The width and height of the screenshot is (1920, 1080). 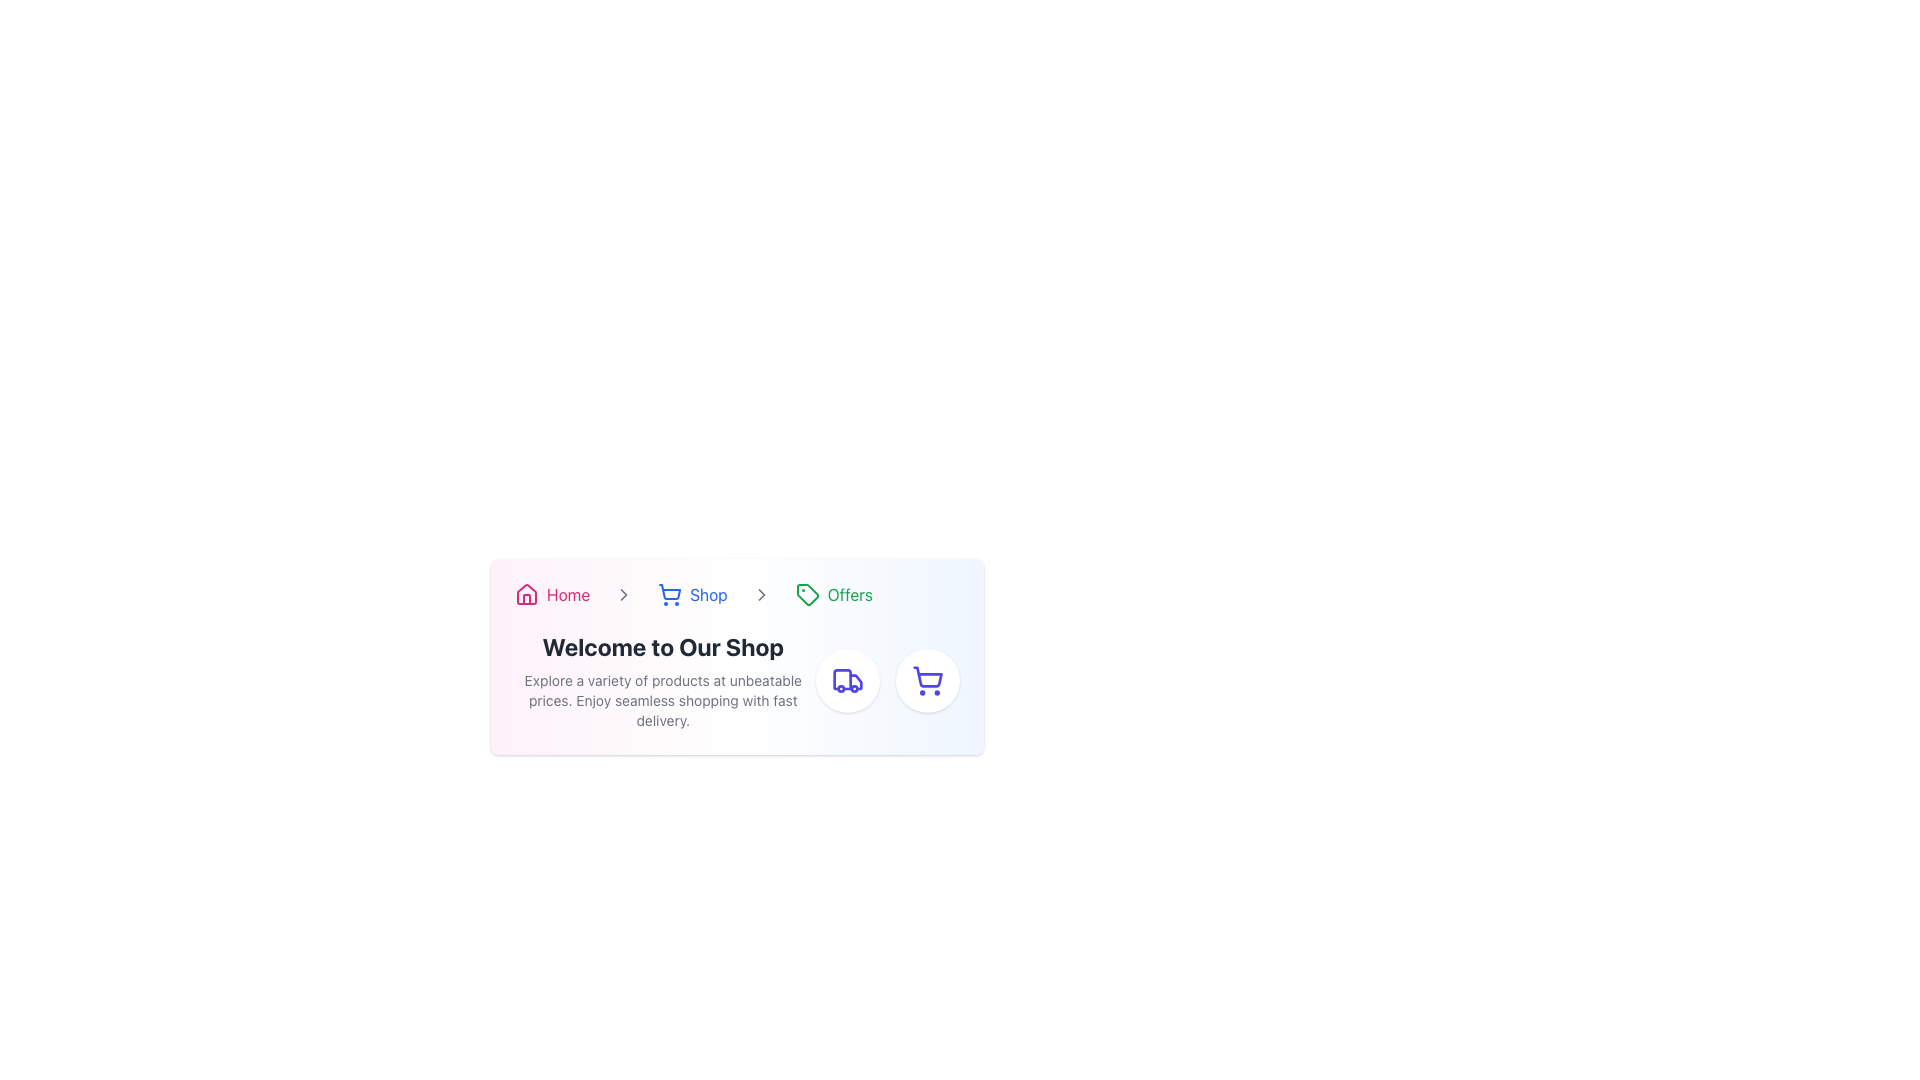 What do you see at coordinates (927, 676) in the screenshot?
I see `the shopping cart icon located in the lower-right corner of the page, which is part of a circular button with a red border` at bounding box center [927, 676].